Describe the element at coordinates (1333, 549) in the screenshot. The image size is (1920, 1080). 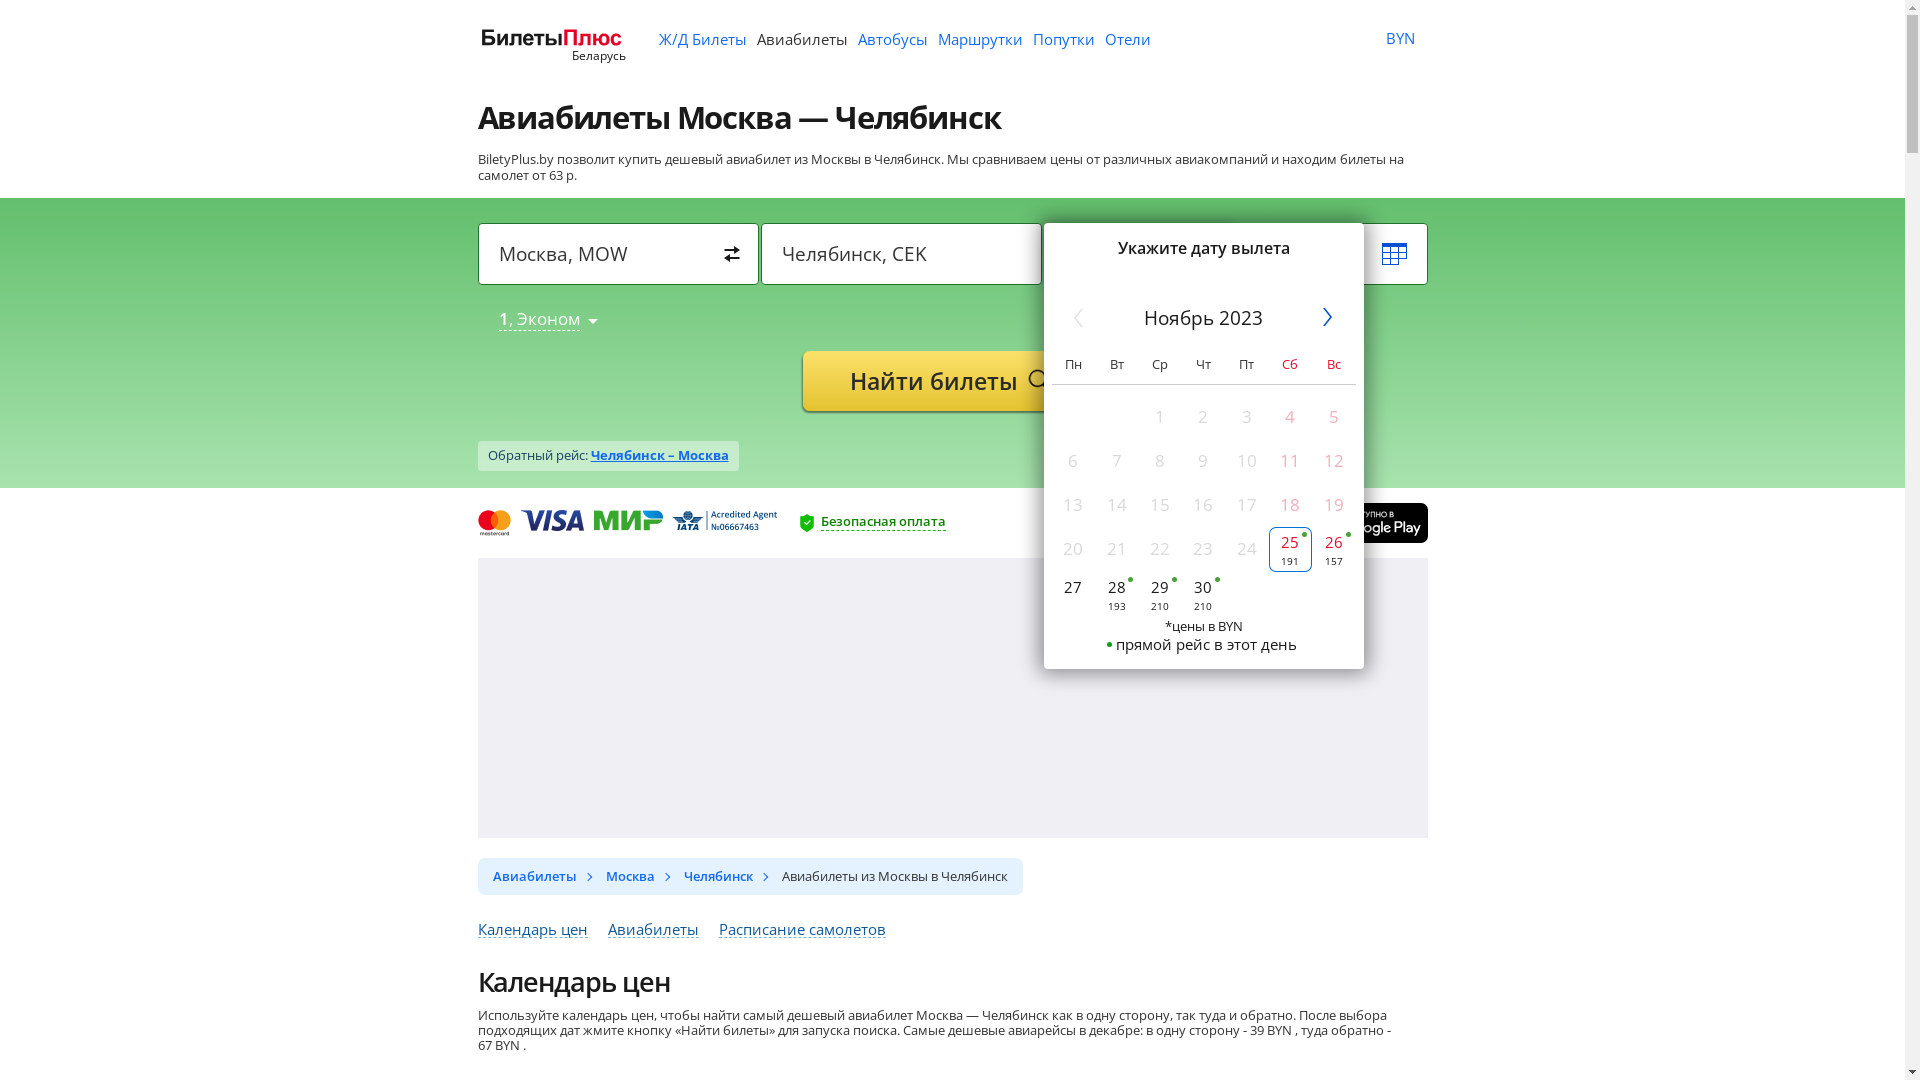
I see `'26'` at that location.